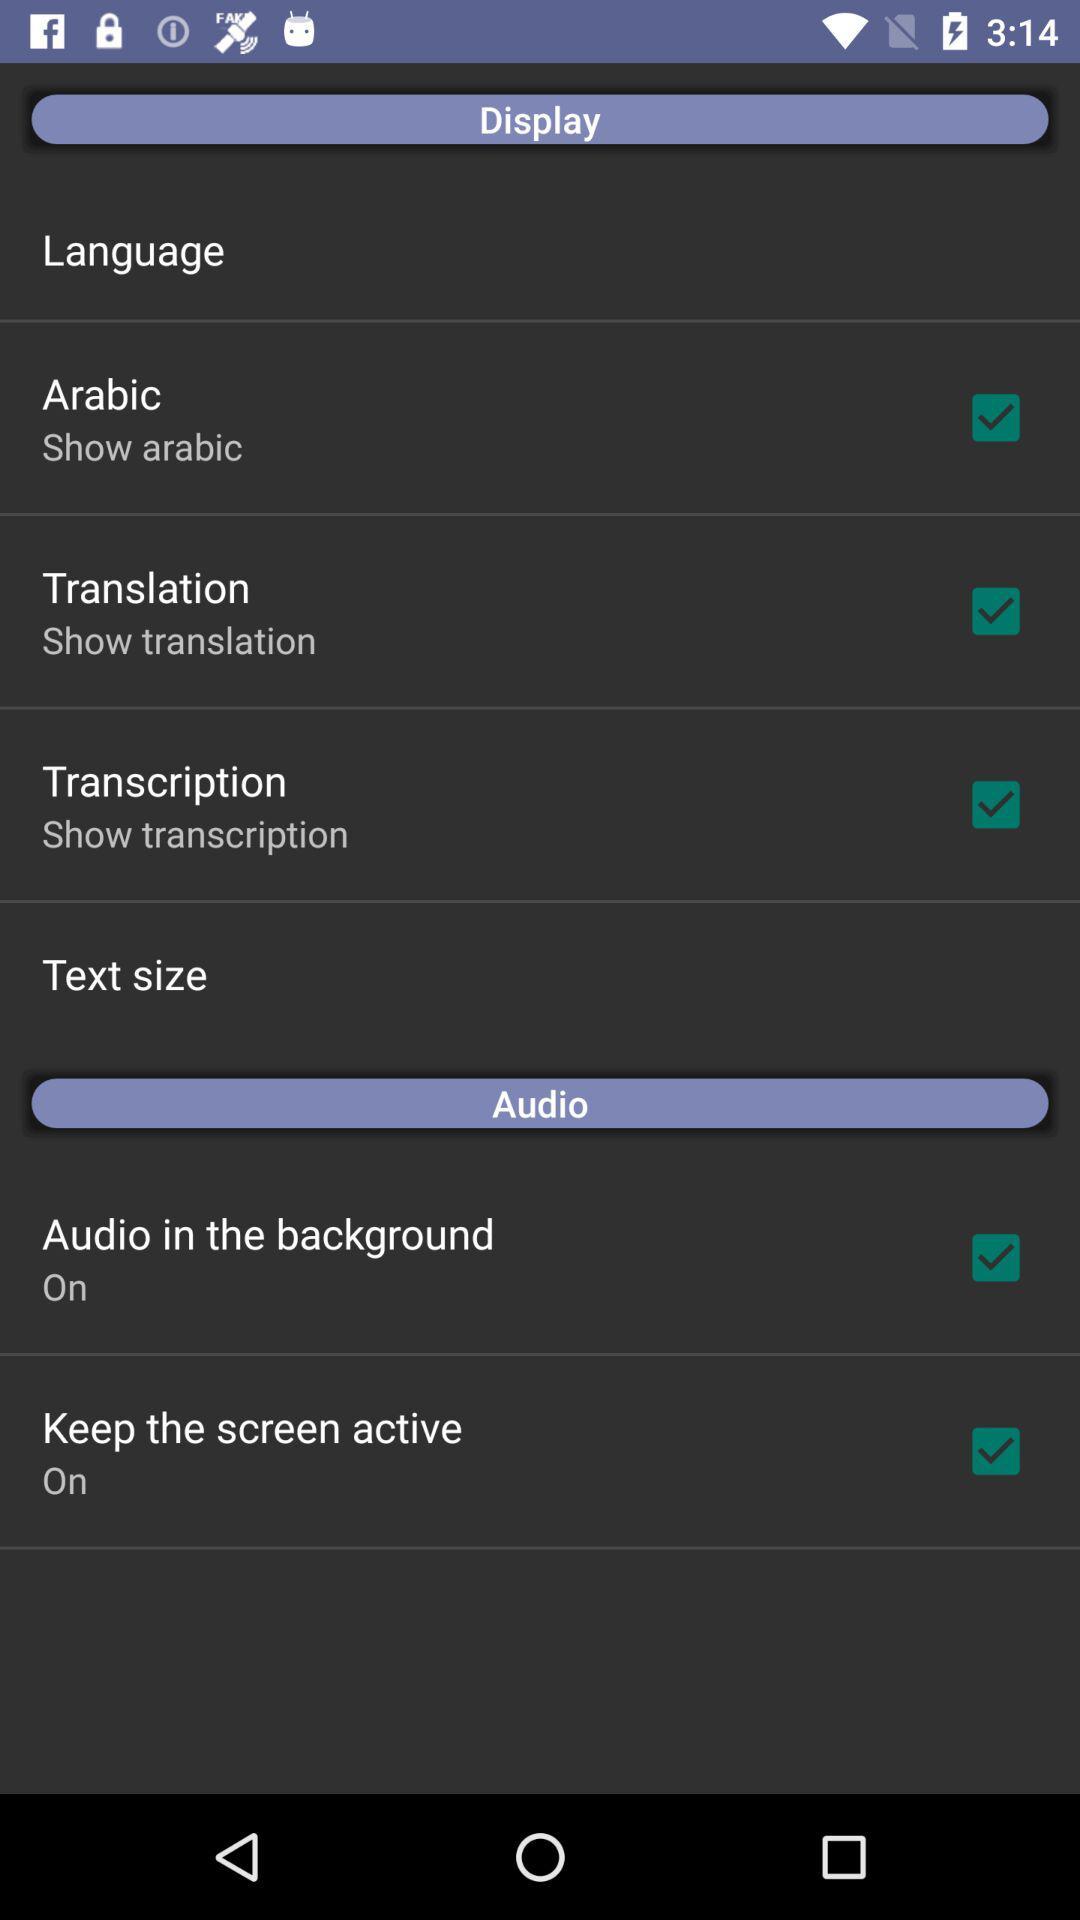 This screenshot has width=1080, height=1920. What do you see at coordinates (251, 1425) in the screenshot?
I see `keep the screen icon` at bounding box center [251, 1425].